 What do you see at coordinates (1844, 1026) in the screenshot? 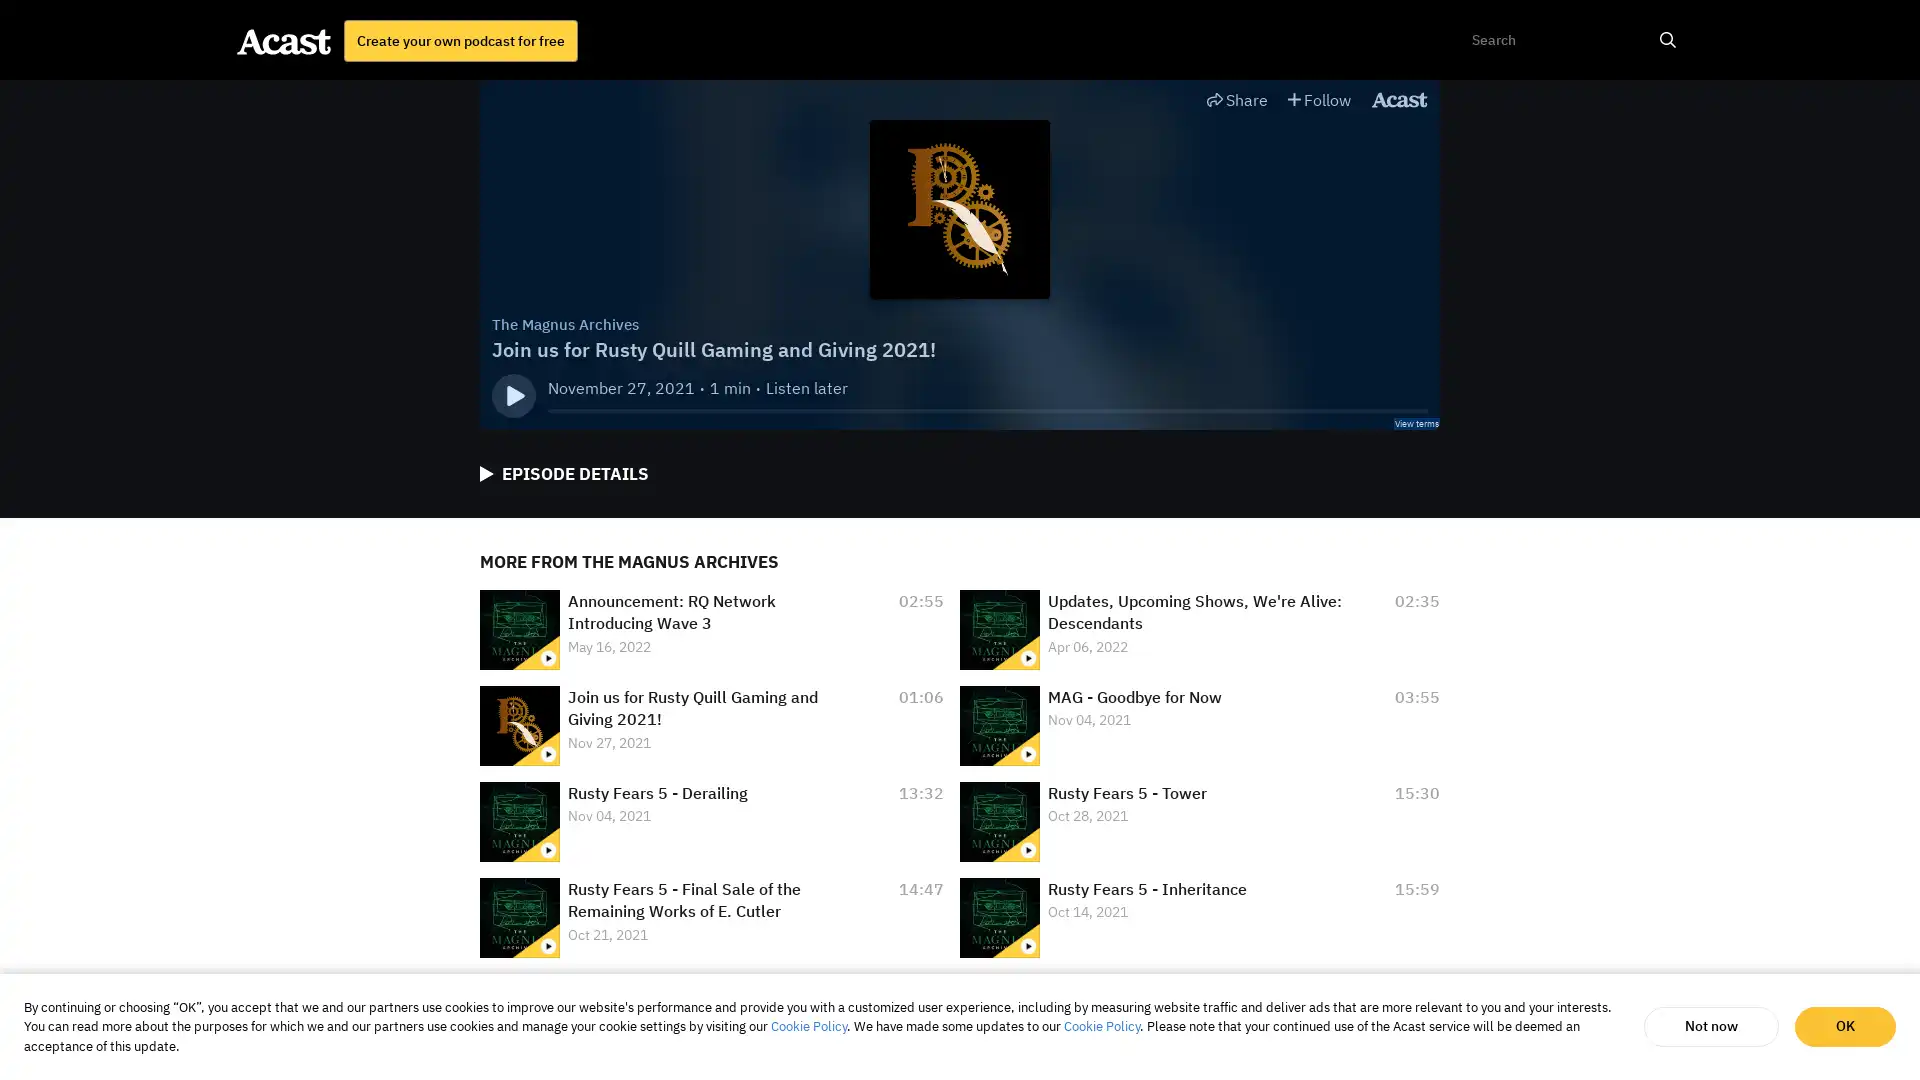
I see `OK` at bounding box center [1844, 1026].